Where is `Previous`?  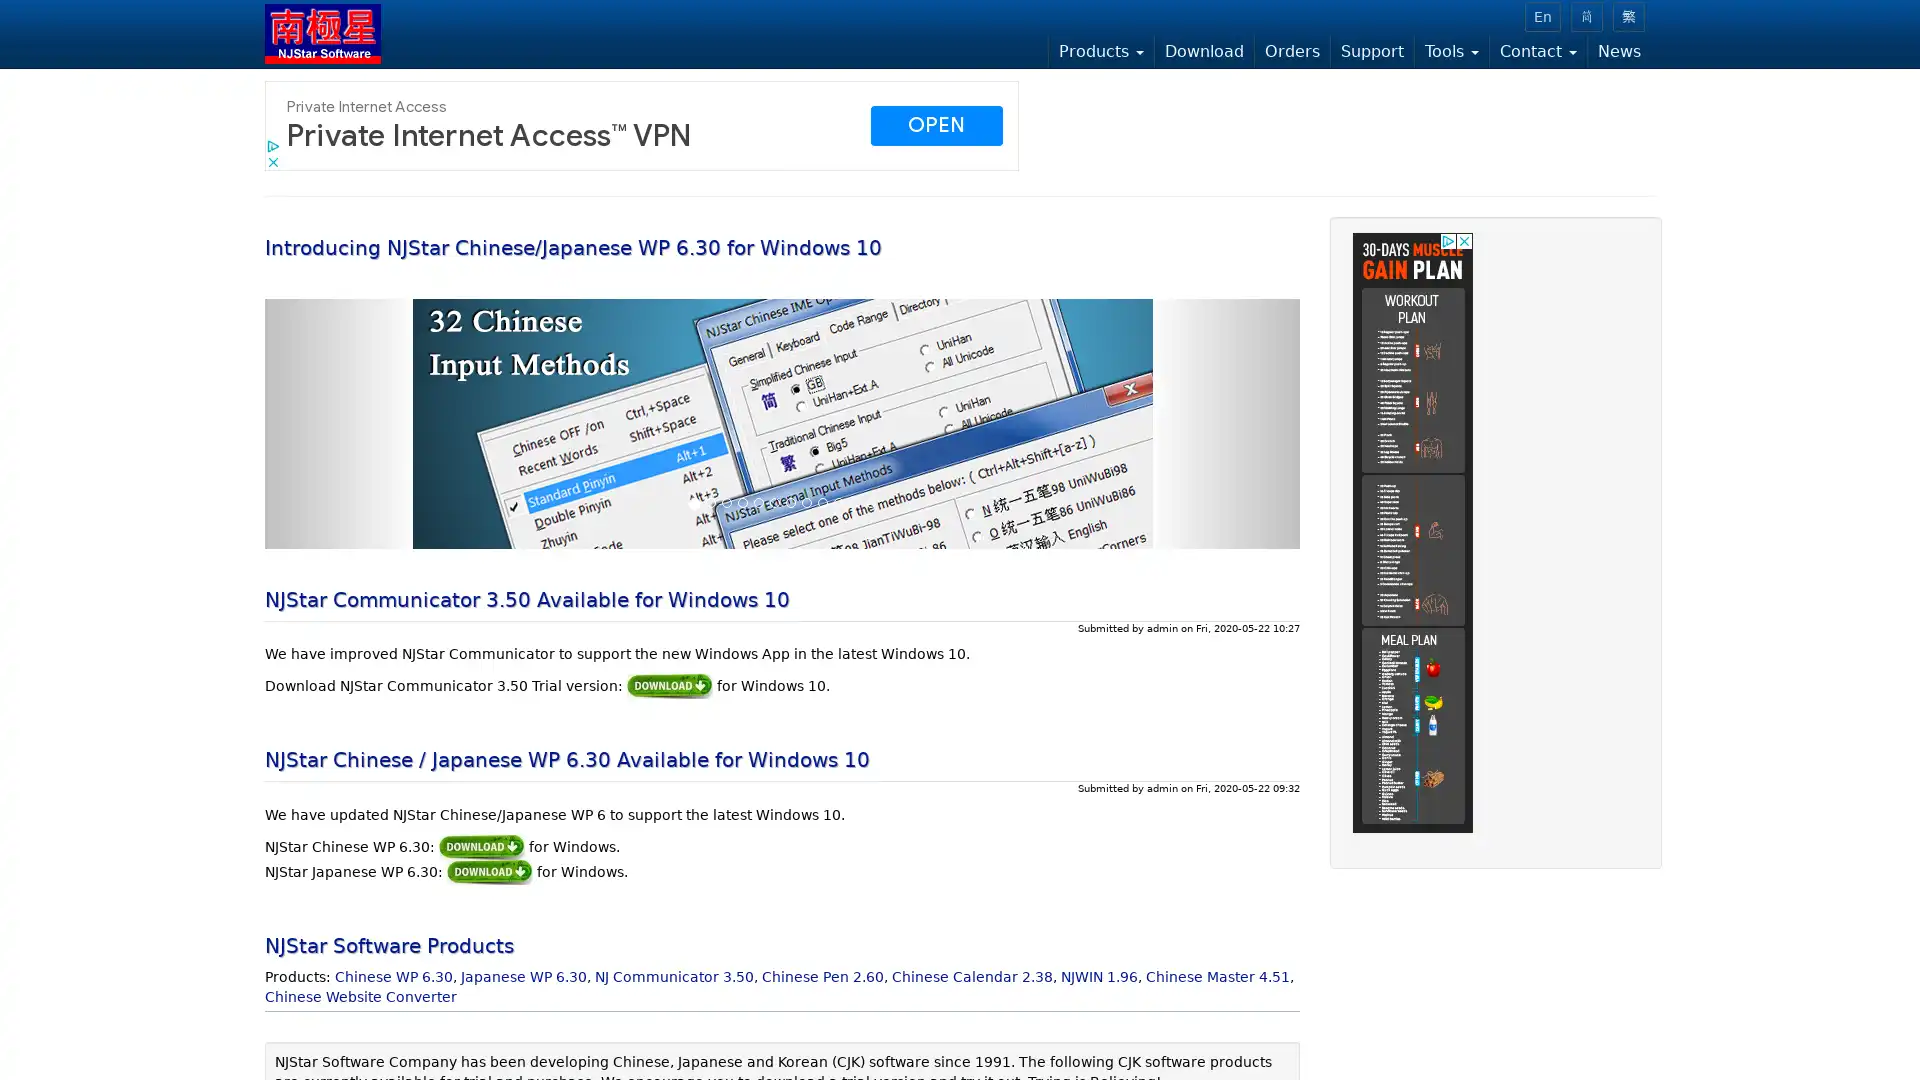 Previous is located at coordinates (342, 423).